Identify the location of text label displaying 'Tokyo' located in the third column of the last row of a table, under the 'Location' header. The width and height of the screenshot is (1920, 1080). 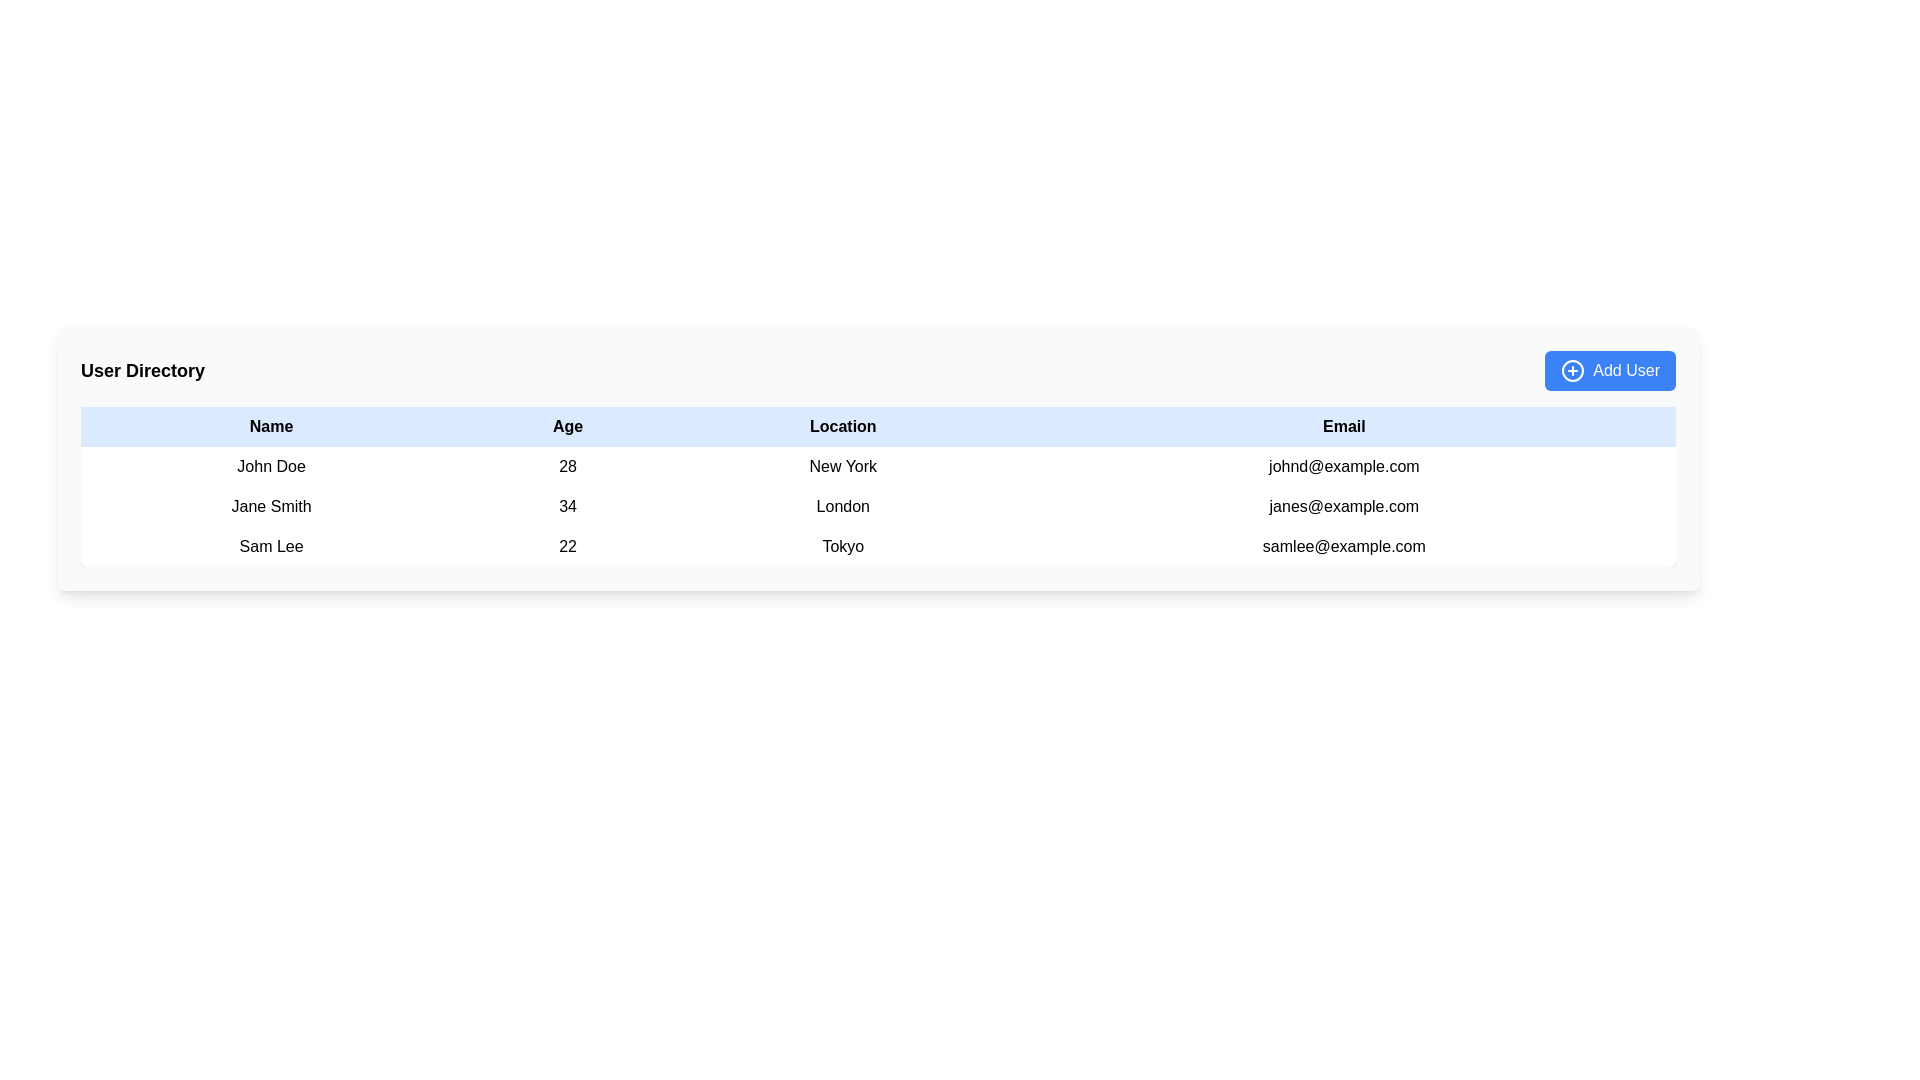
(843, 547).